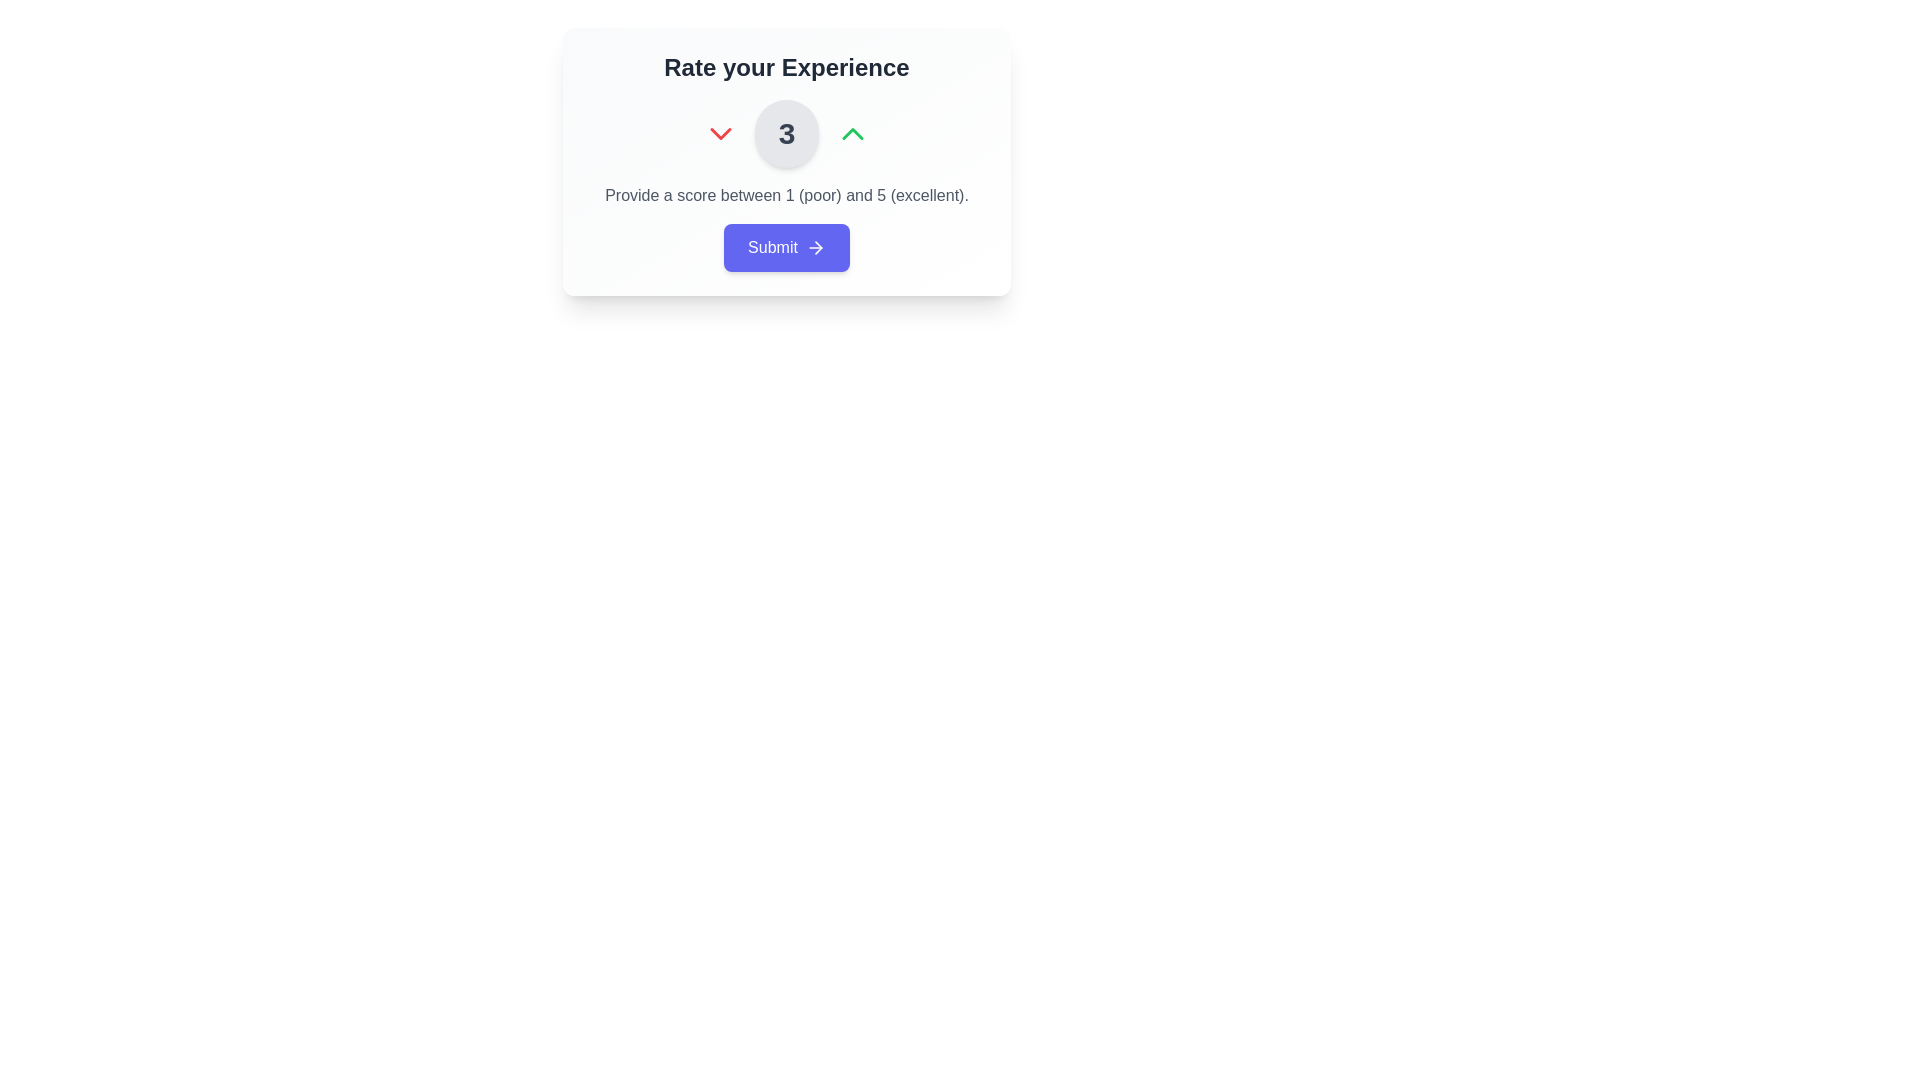  What do you see at coordinates (720, 134) in the screenshot?
I see `the downward arrow icon button located to the left of the numeral '3' to observe a color change` at bounding box center [720, 134].